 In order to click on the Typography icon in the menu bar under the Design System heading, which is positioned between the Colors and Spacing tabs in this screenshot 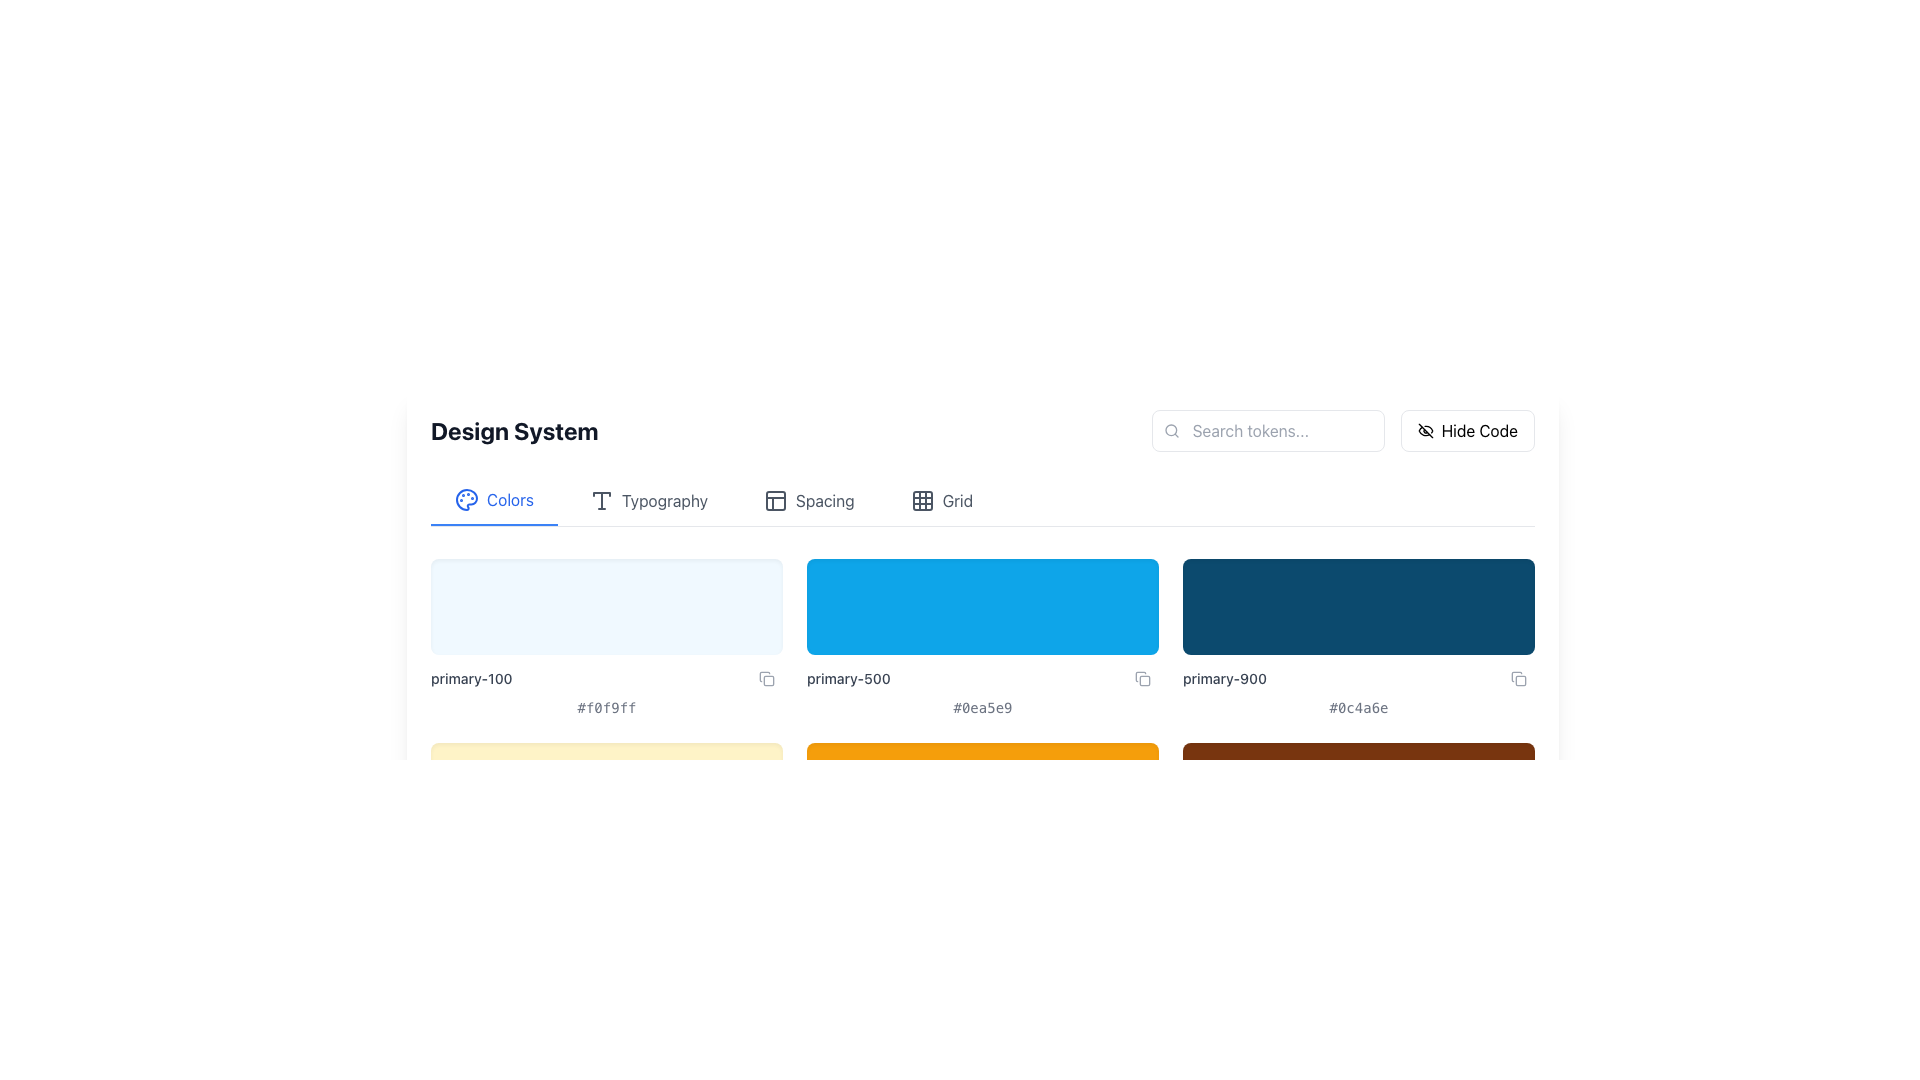, I will do `click(600, 500)`.